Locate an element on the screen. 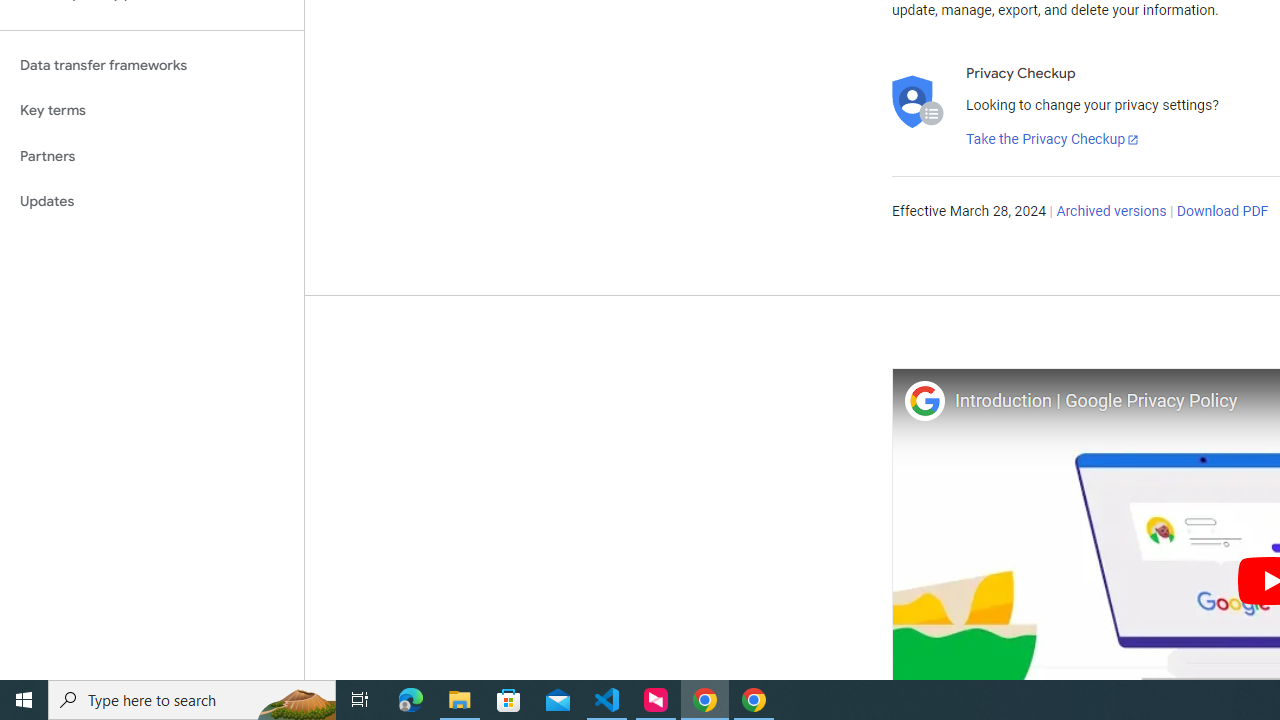  'Partners' is located at coordinates (151, 155).